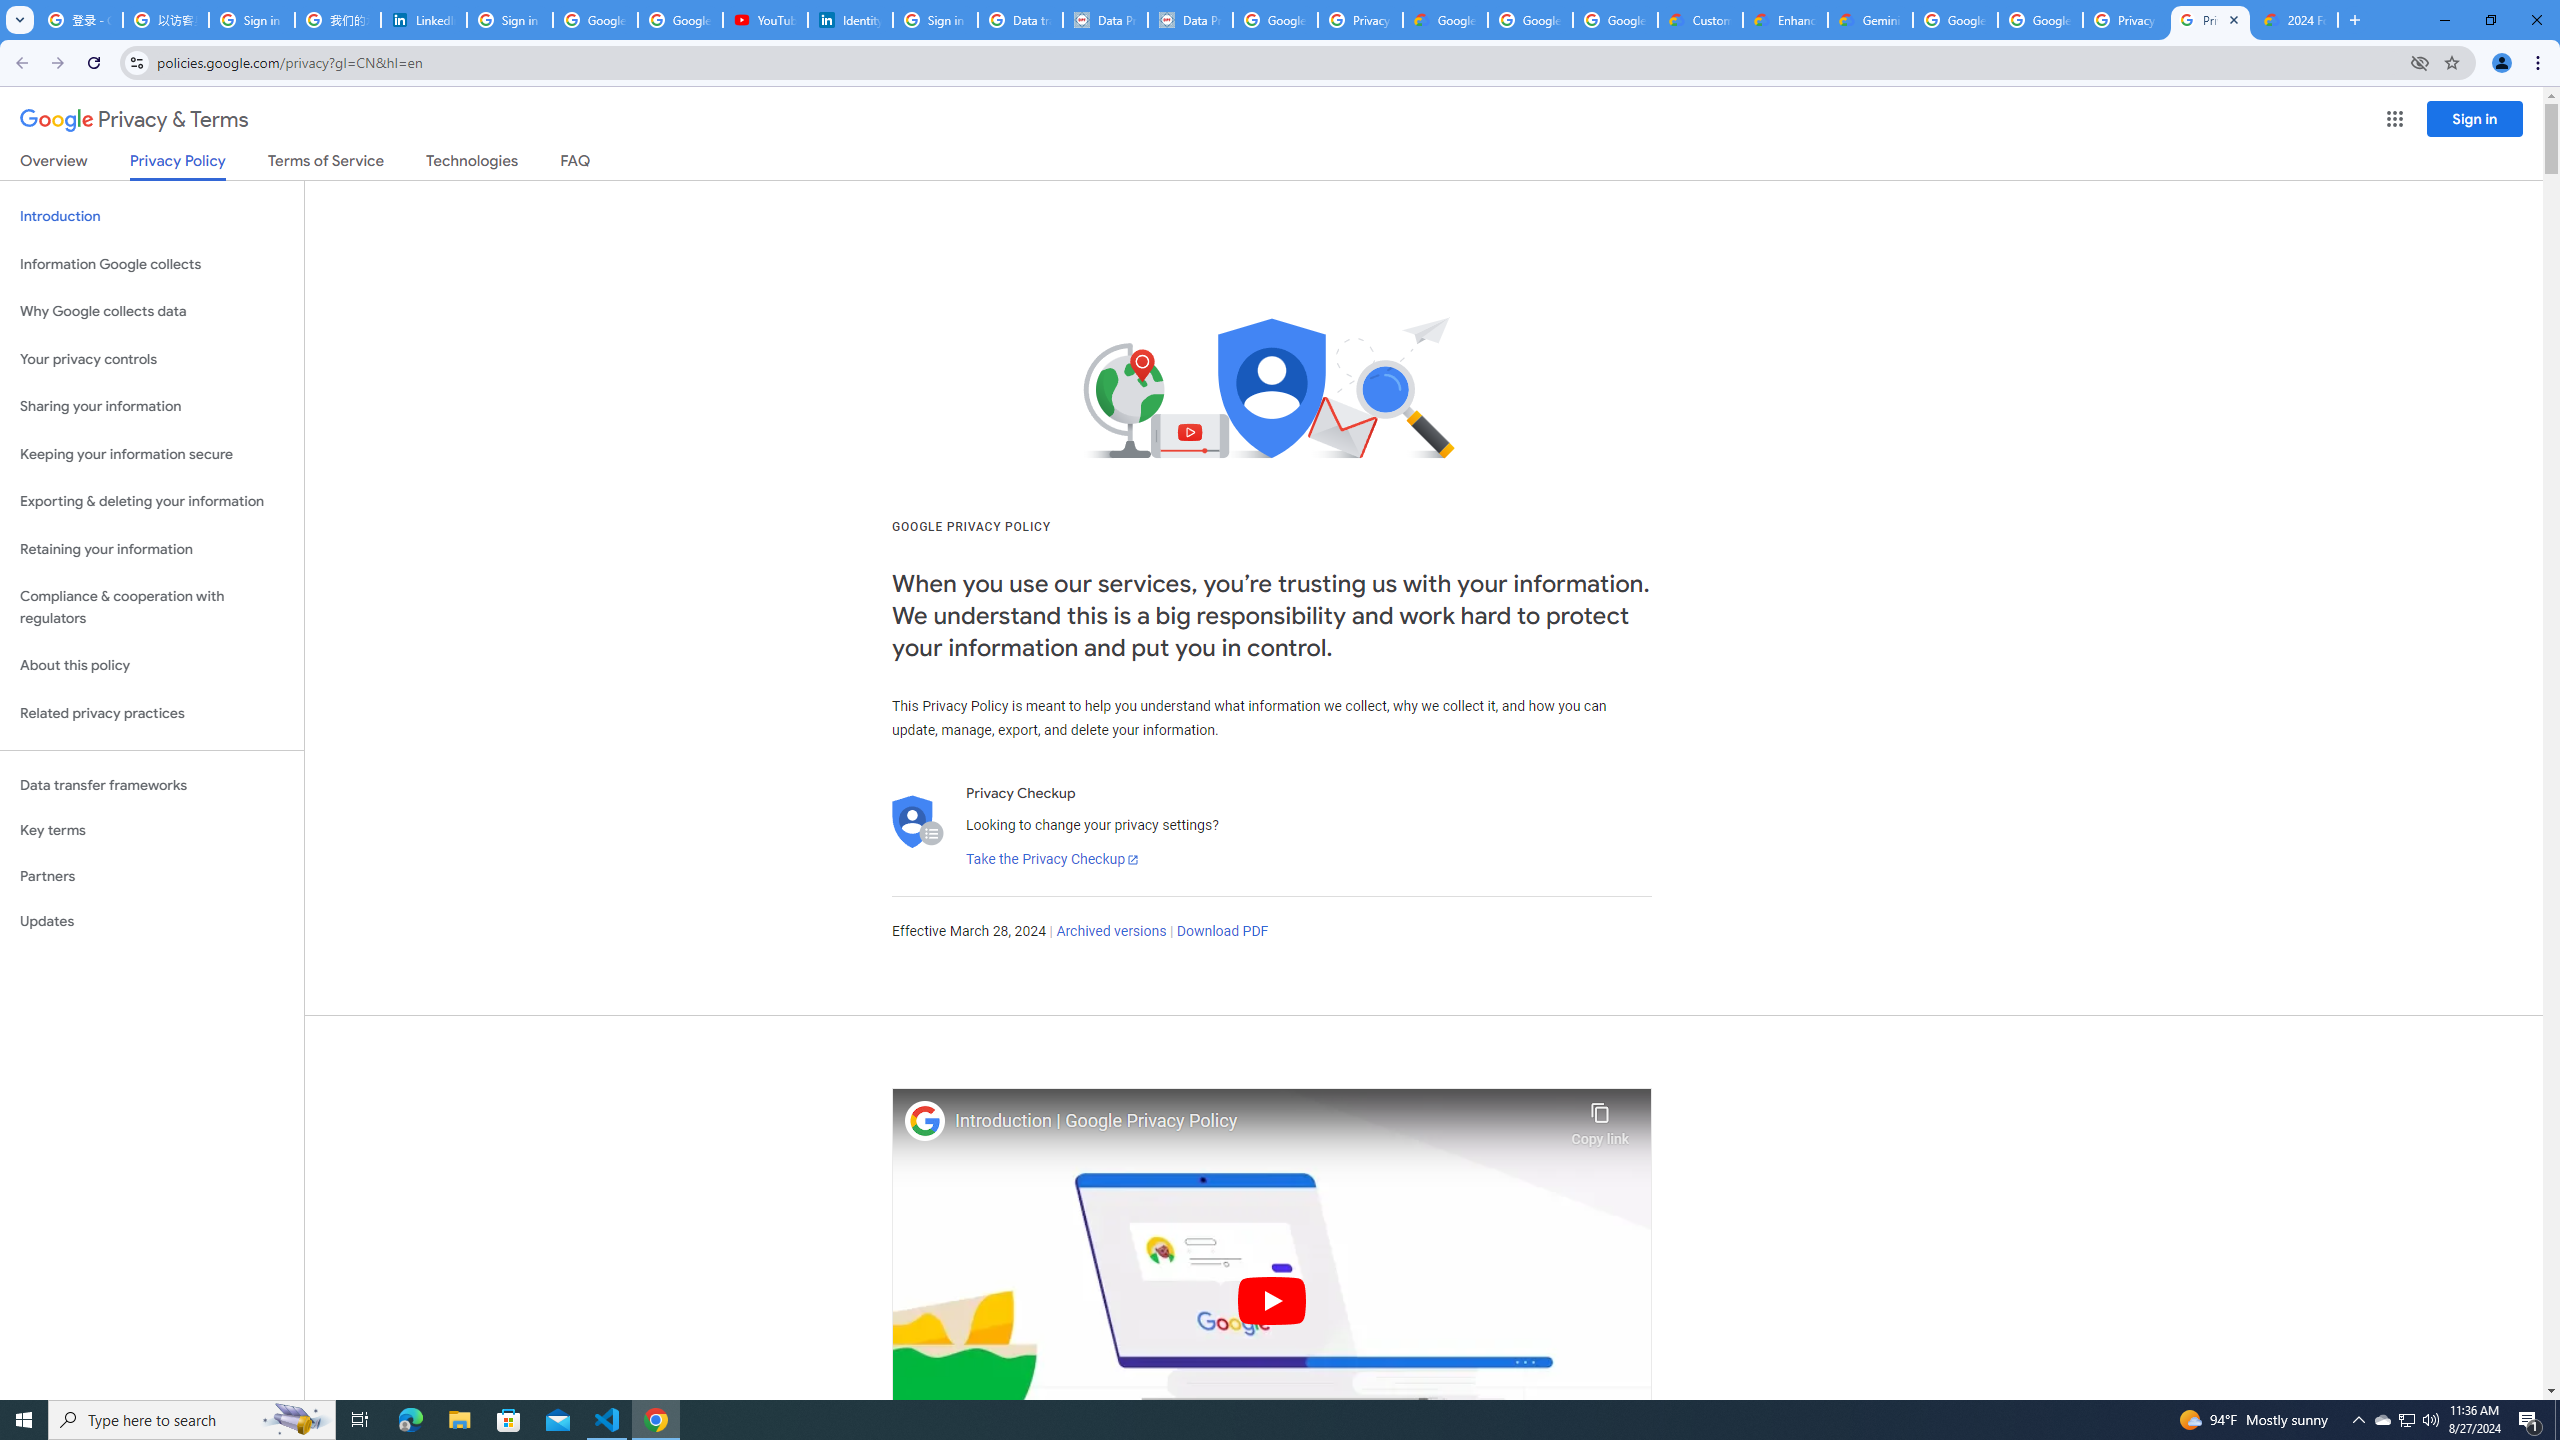 Image resolution: width=2560 pixels, height=1440 pixels. What do you see at coordinates (151, 310) in the screenshot?
I see `'Why Google collects data'` at bounding box center [151, 310].